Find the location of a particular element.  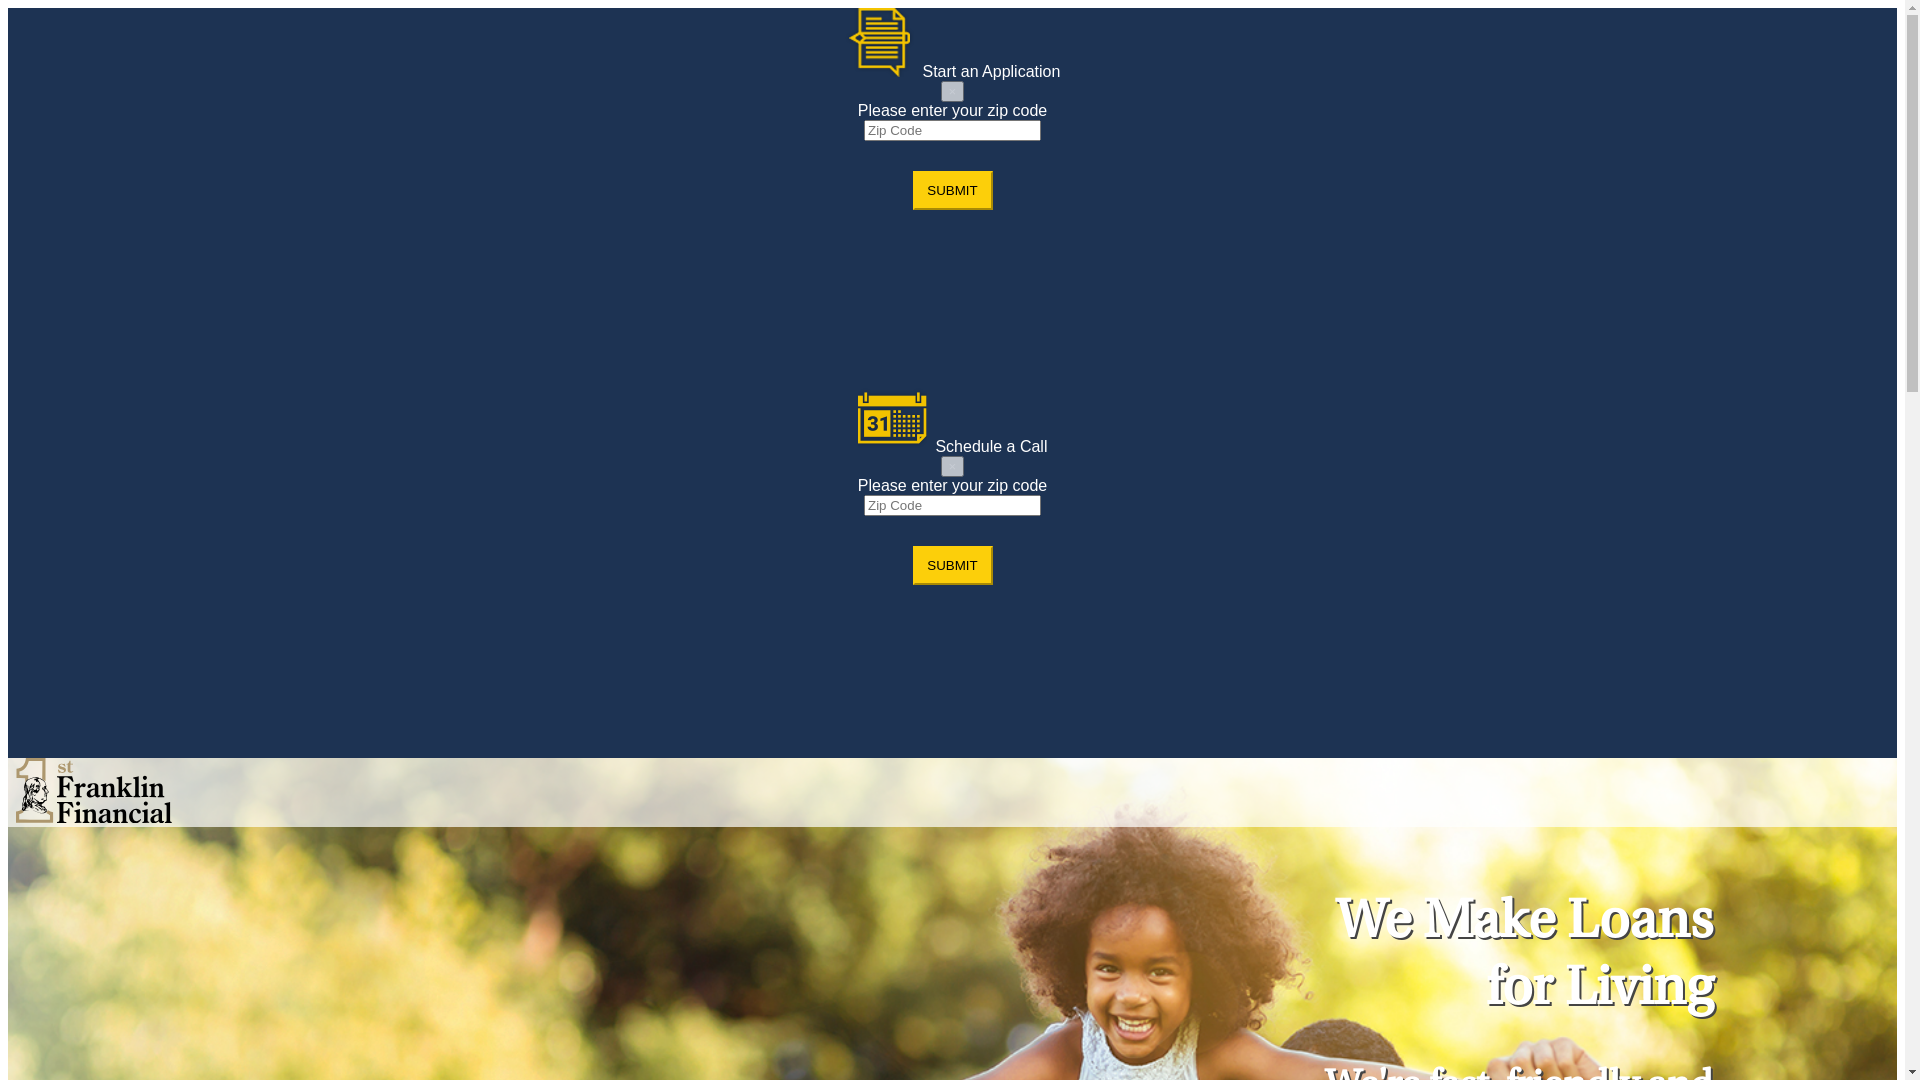

'SUBMIT' is located at coordinates (950, 565).